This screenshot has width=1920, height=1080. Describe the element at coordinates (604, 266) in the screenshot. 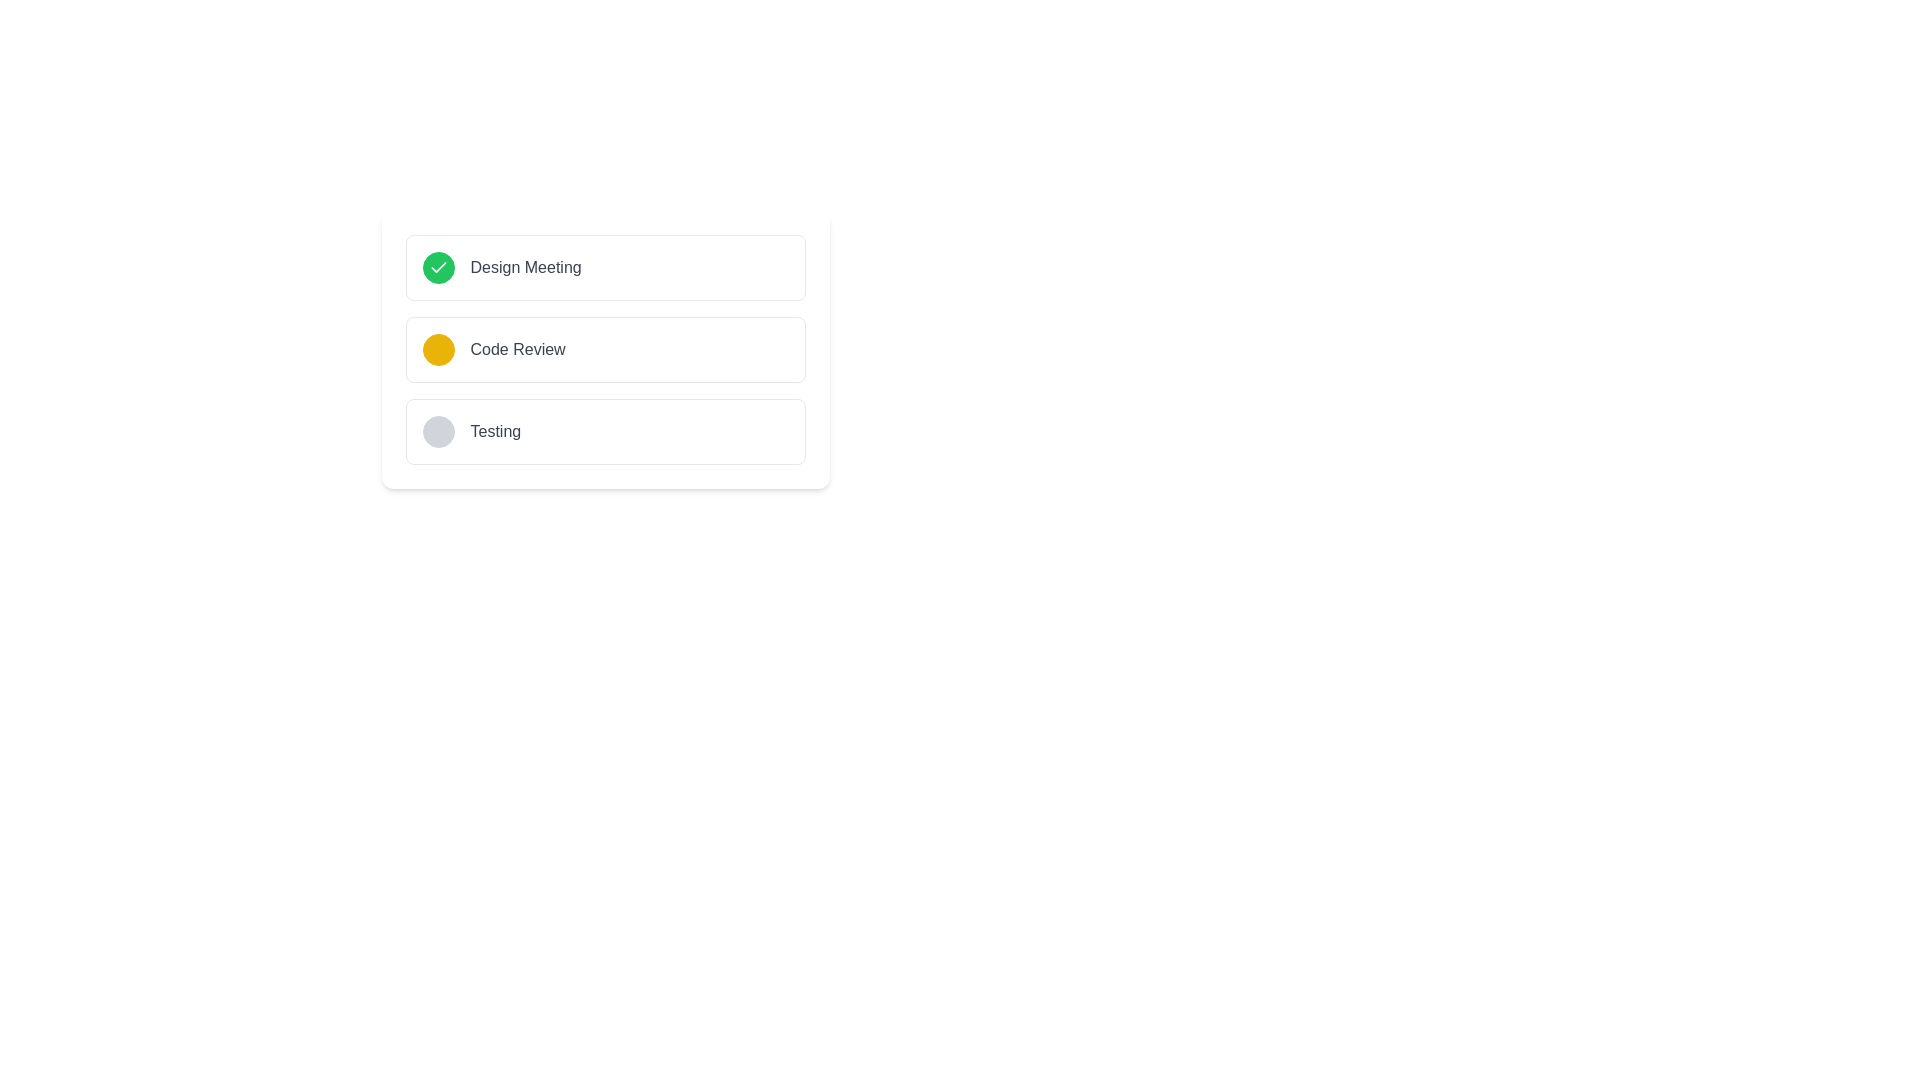

I see `the first item in the task list that represents a 'Design Meeting'` at that location.